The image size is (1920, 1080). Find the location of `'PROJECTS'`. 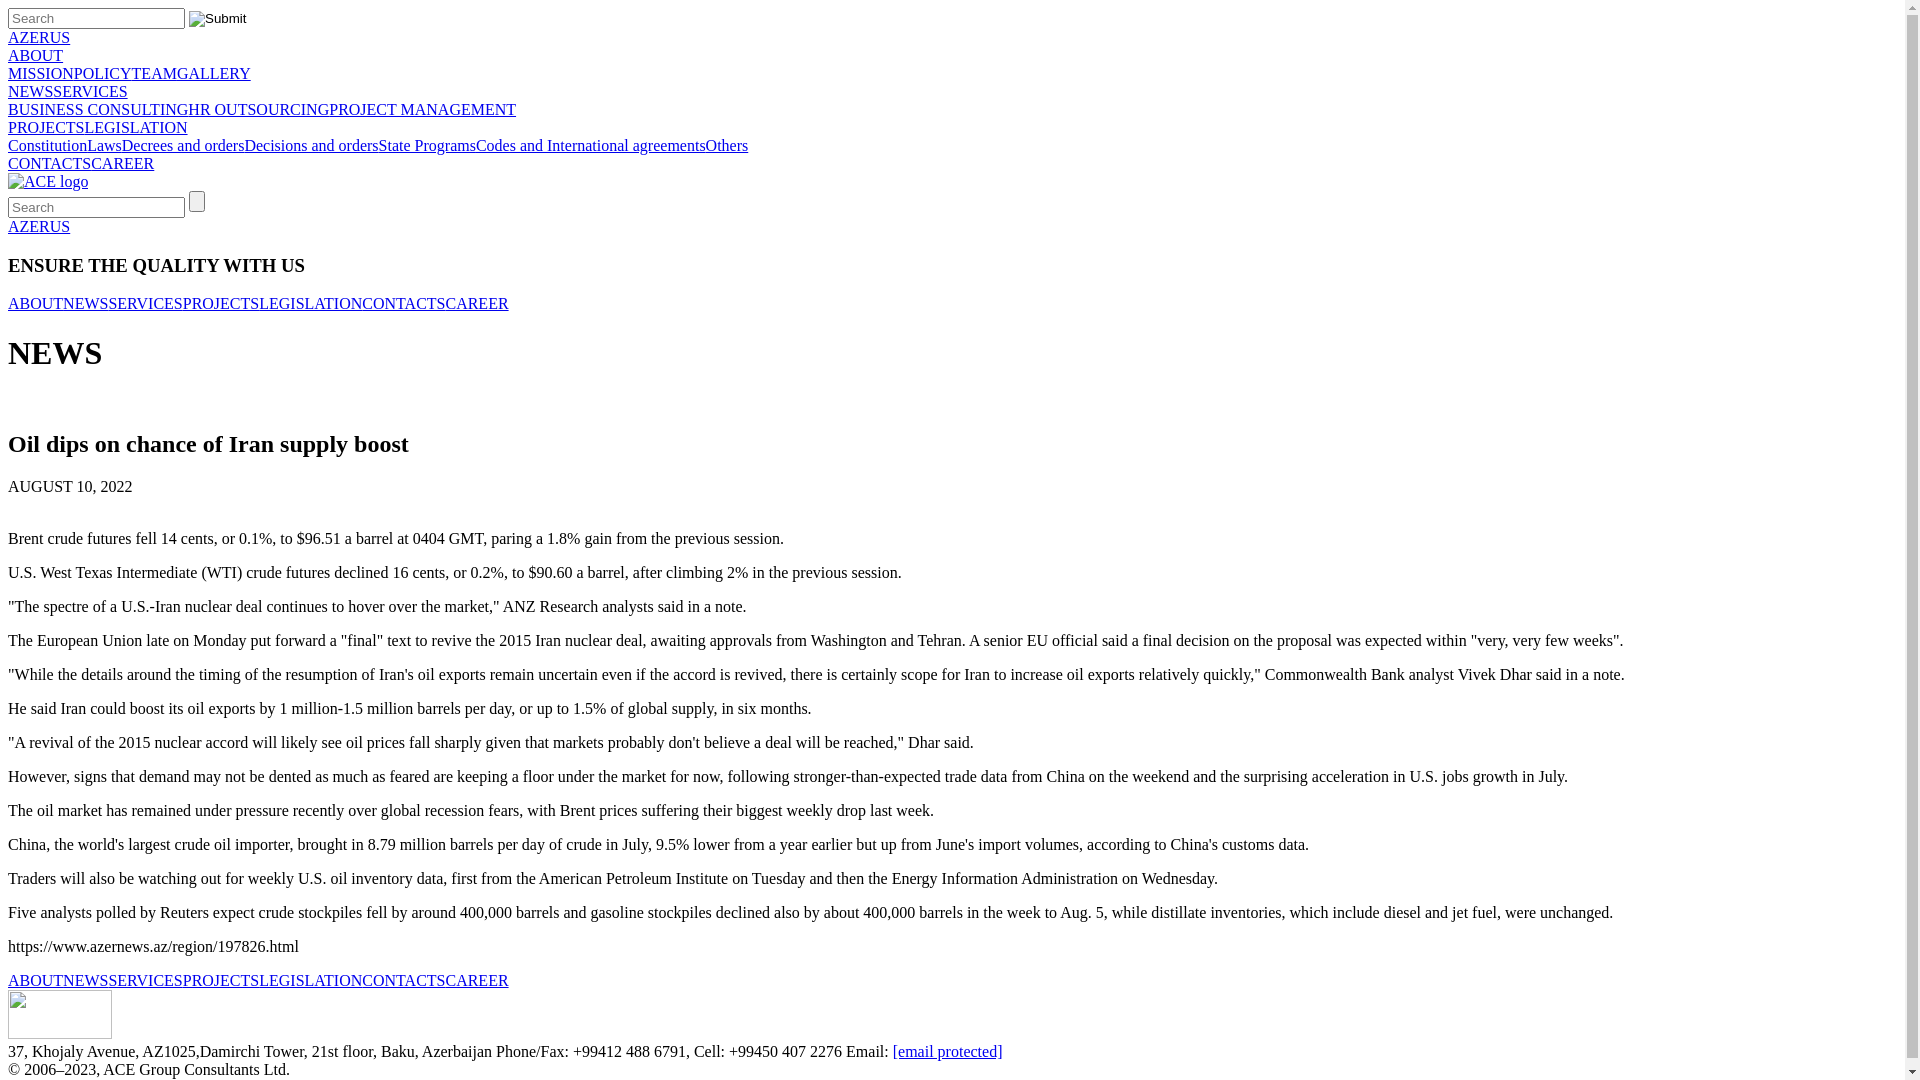

'PROJECTS' is located at coordinates (8, 127).